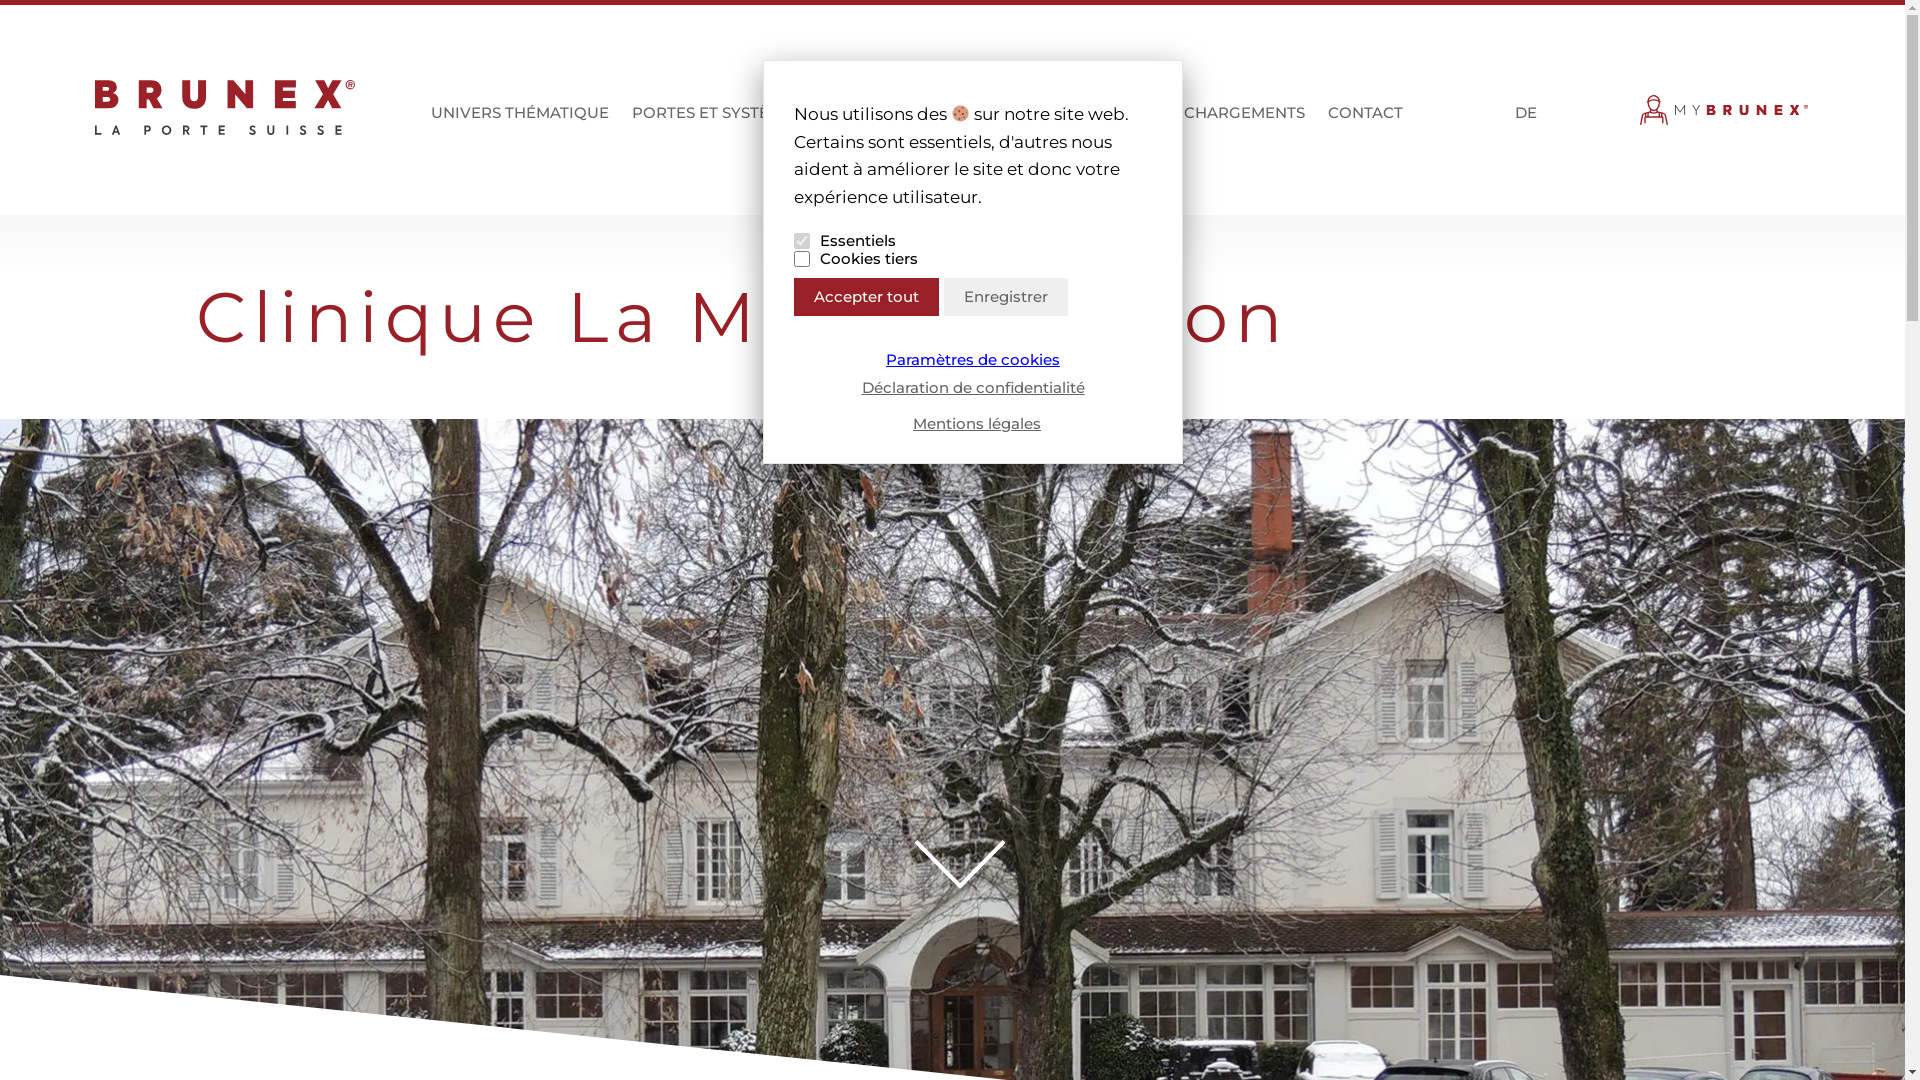  I want to click on 'ENTREPRISE', so click(1025, 122).